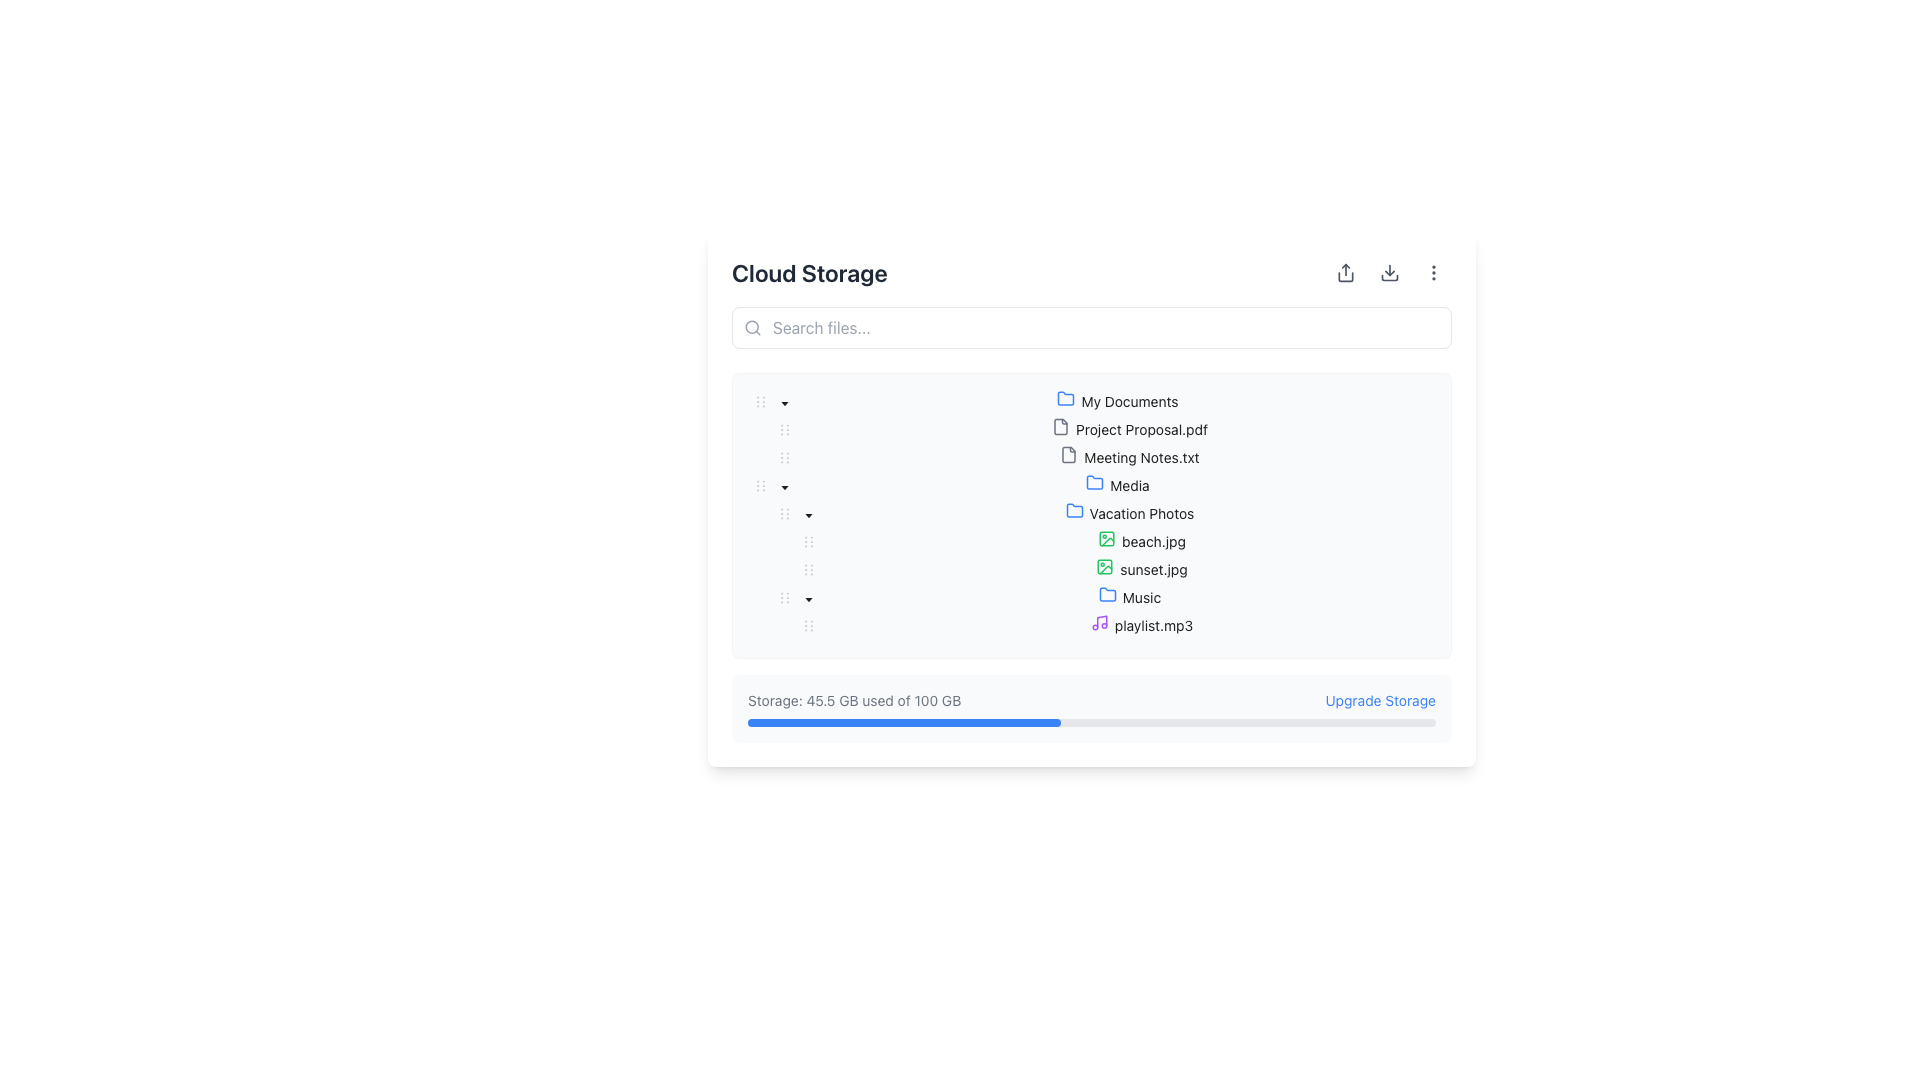 This screenshot has width=1920, height=1080. I want to click on the delete button aligned with the third main item in the hierarchical list under the 'Vacation Photos' folder, so click(807, 623).